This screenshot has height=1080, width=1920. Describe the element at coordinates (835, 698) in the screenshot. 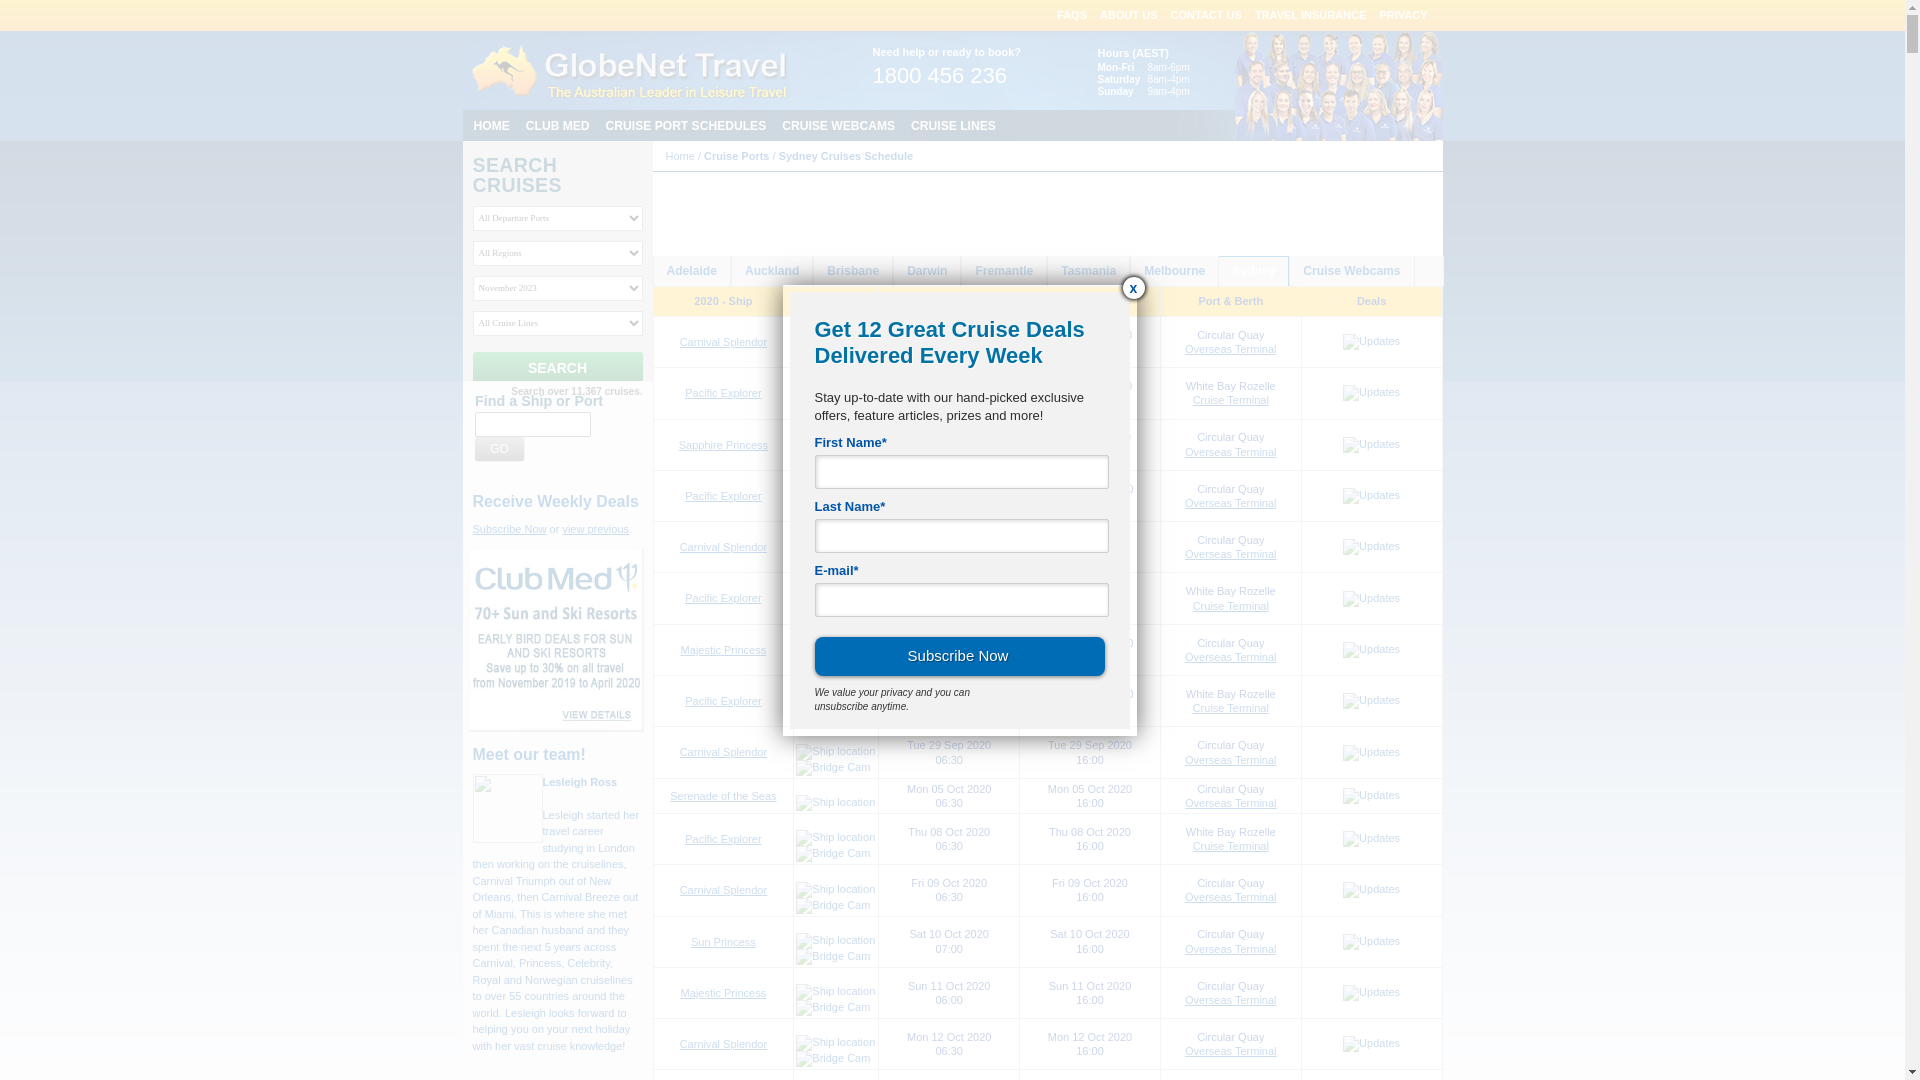

I see `'Ship location'` at that location.